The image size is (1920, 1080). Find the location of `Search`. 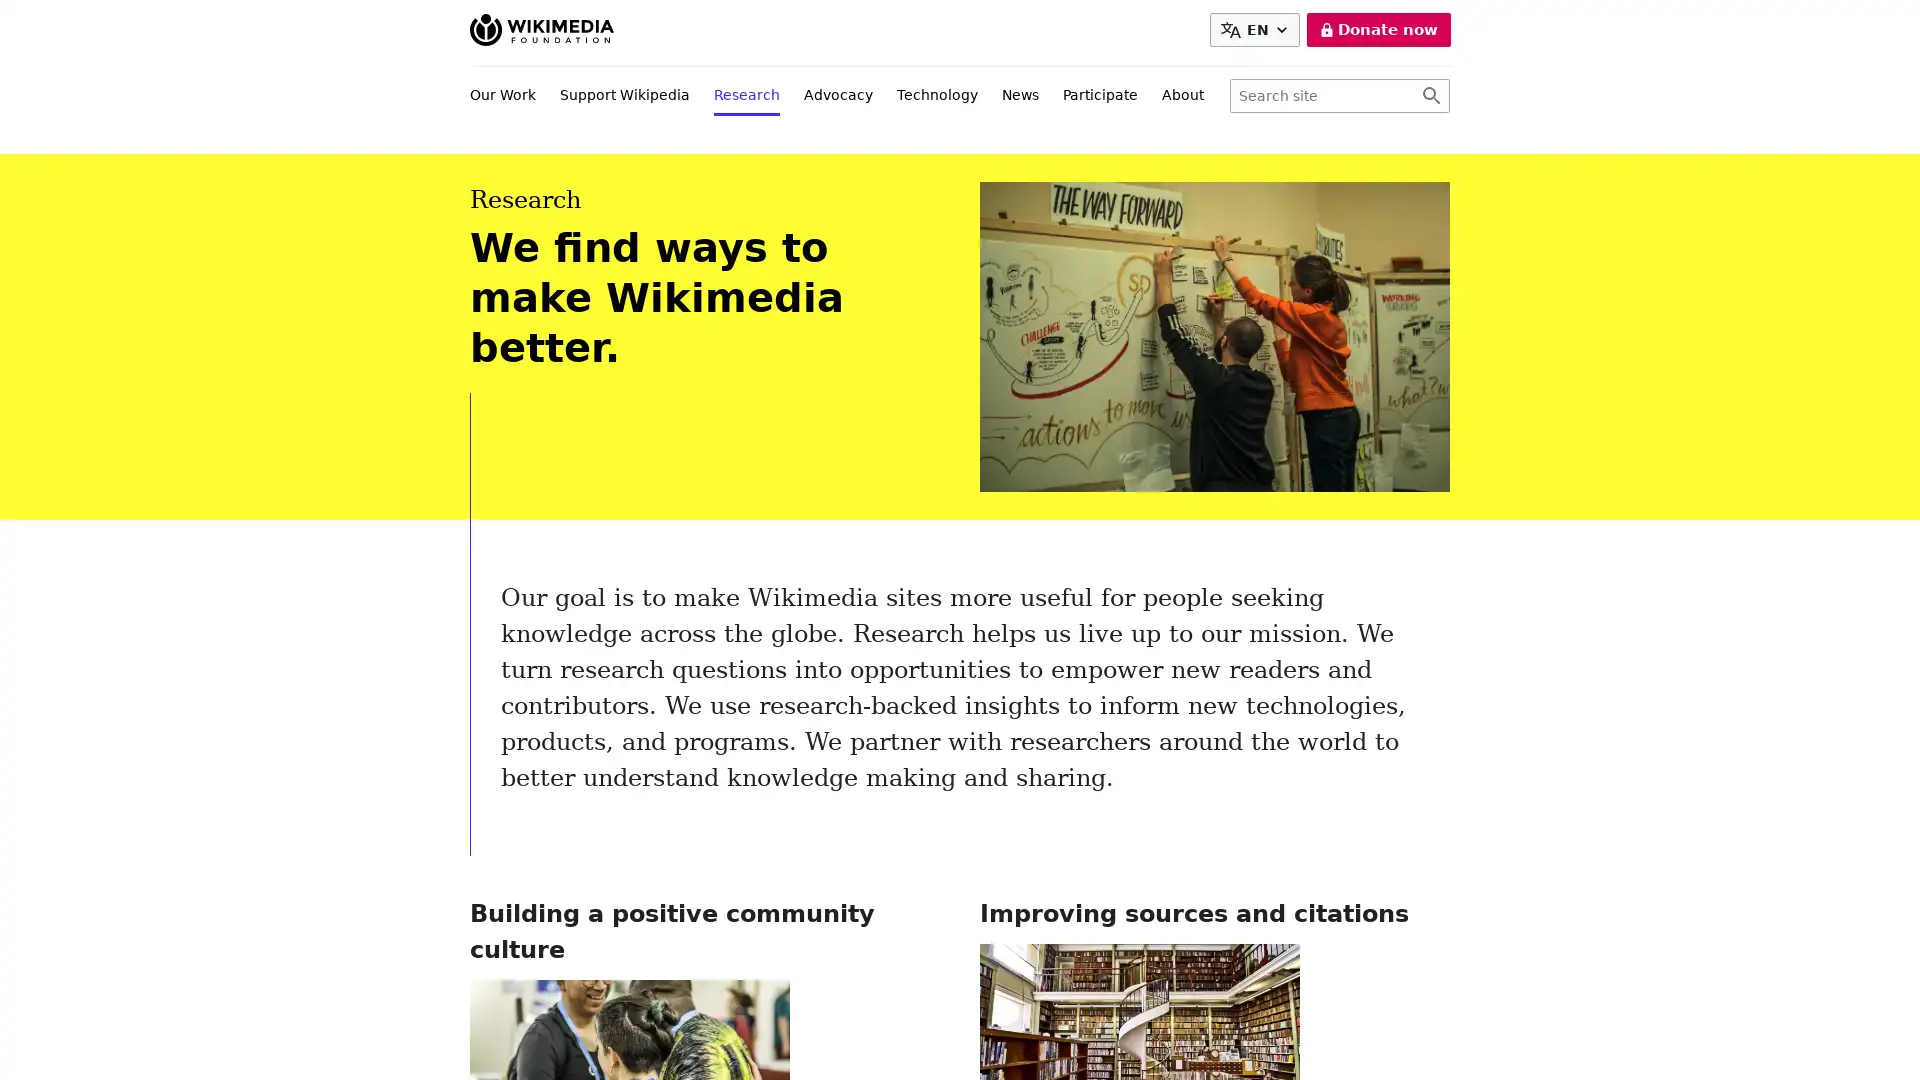

Search is located at coordinates (1430, 96).